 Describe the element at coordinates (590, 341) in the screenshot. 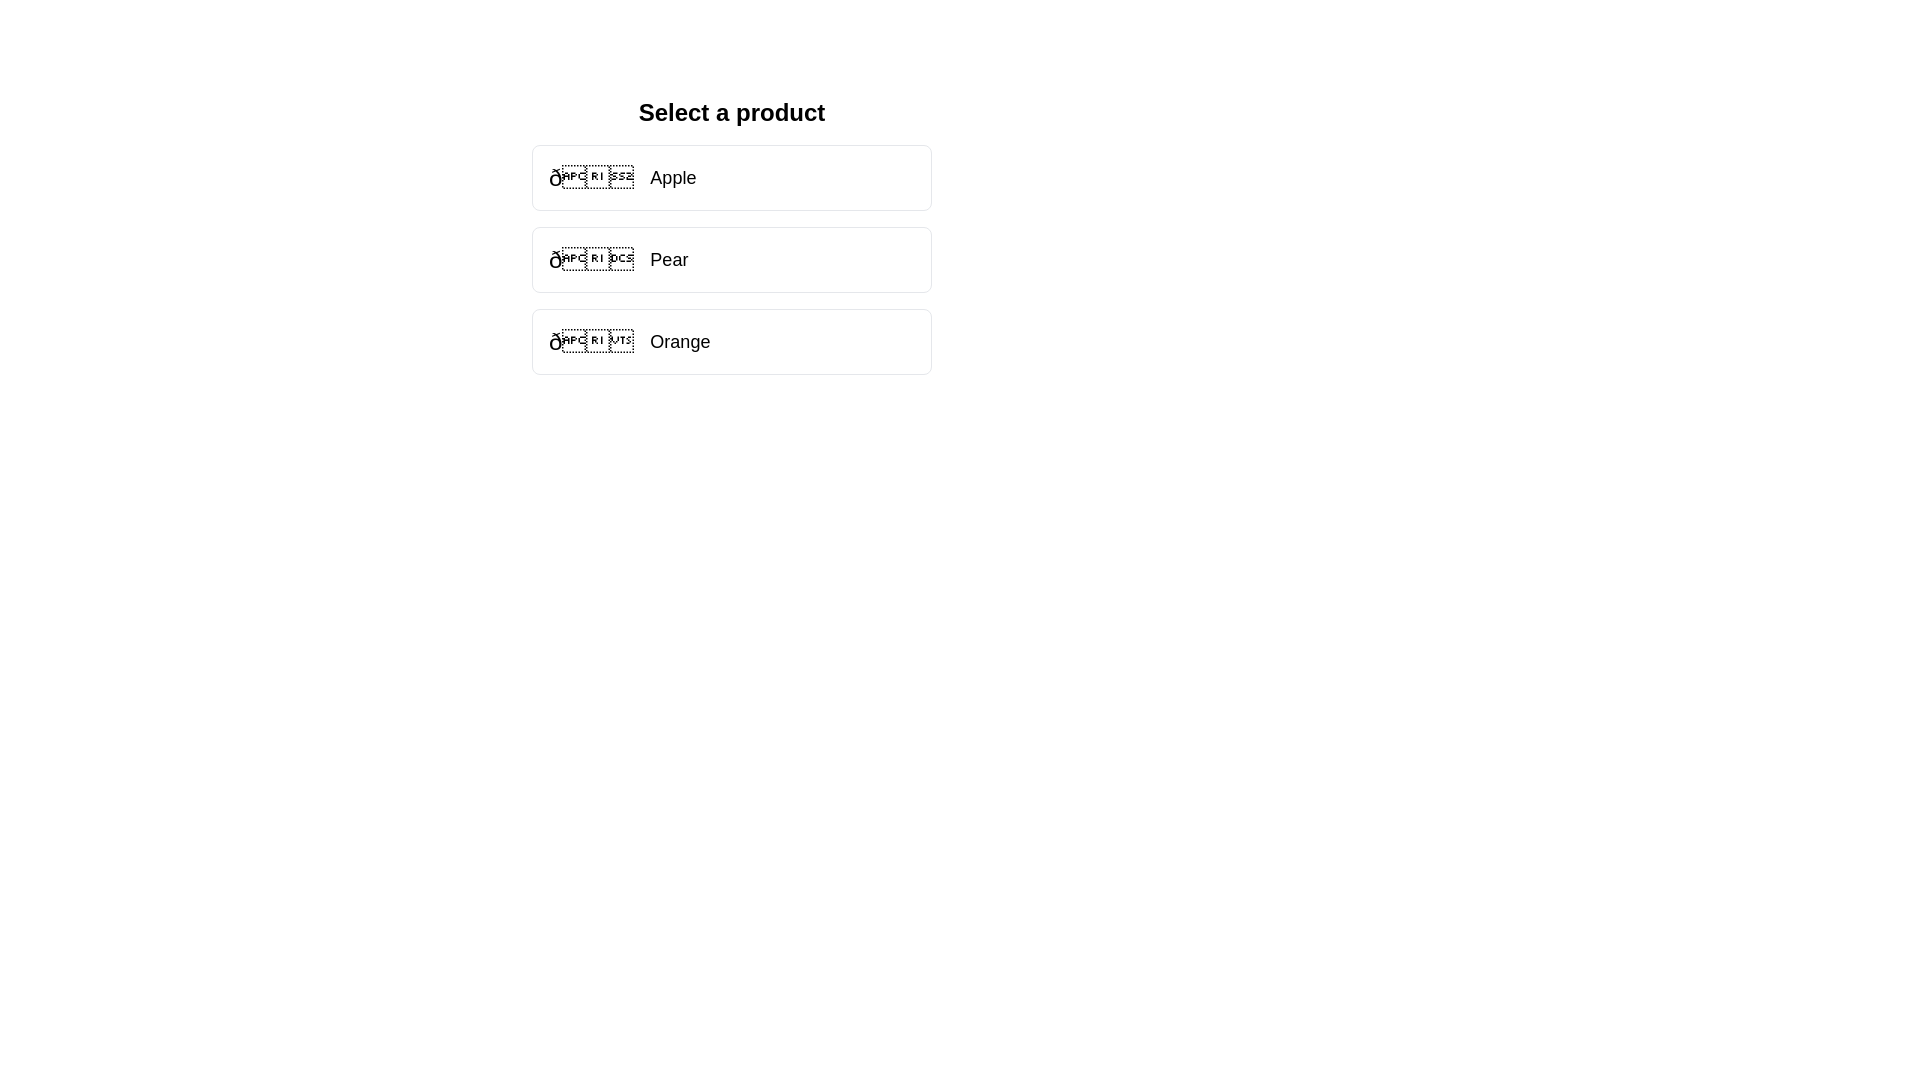

I see `the peach emoji-style icon that is positioned to the left of the label 'Orange' in the third row of the vertically stacked column` at that location.